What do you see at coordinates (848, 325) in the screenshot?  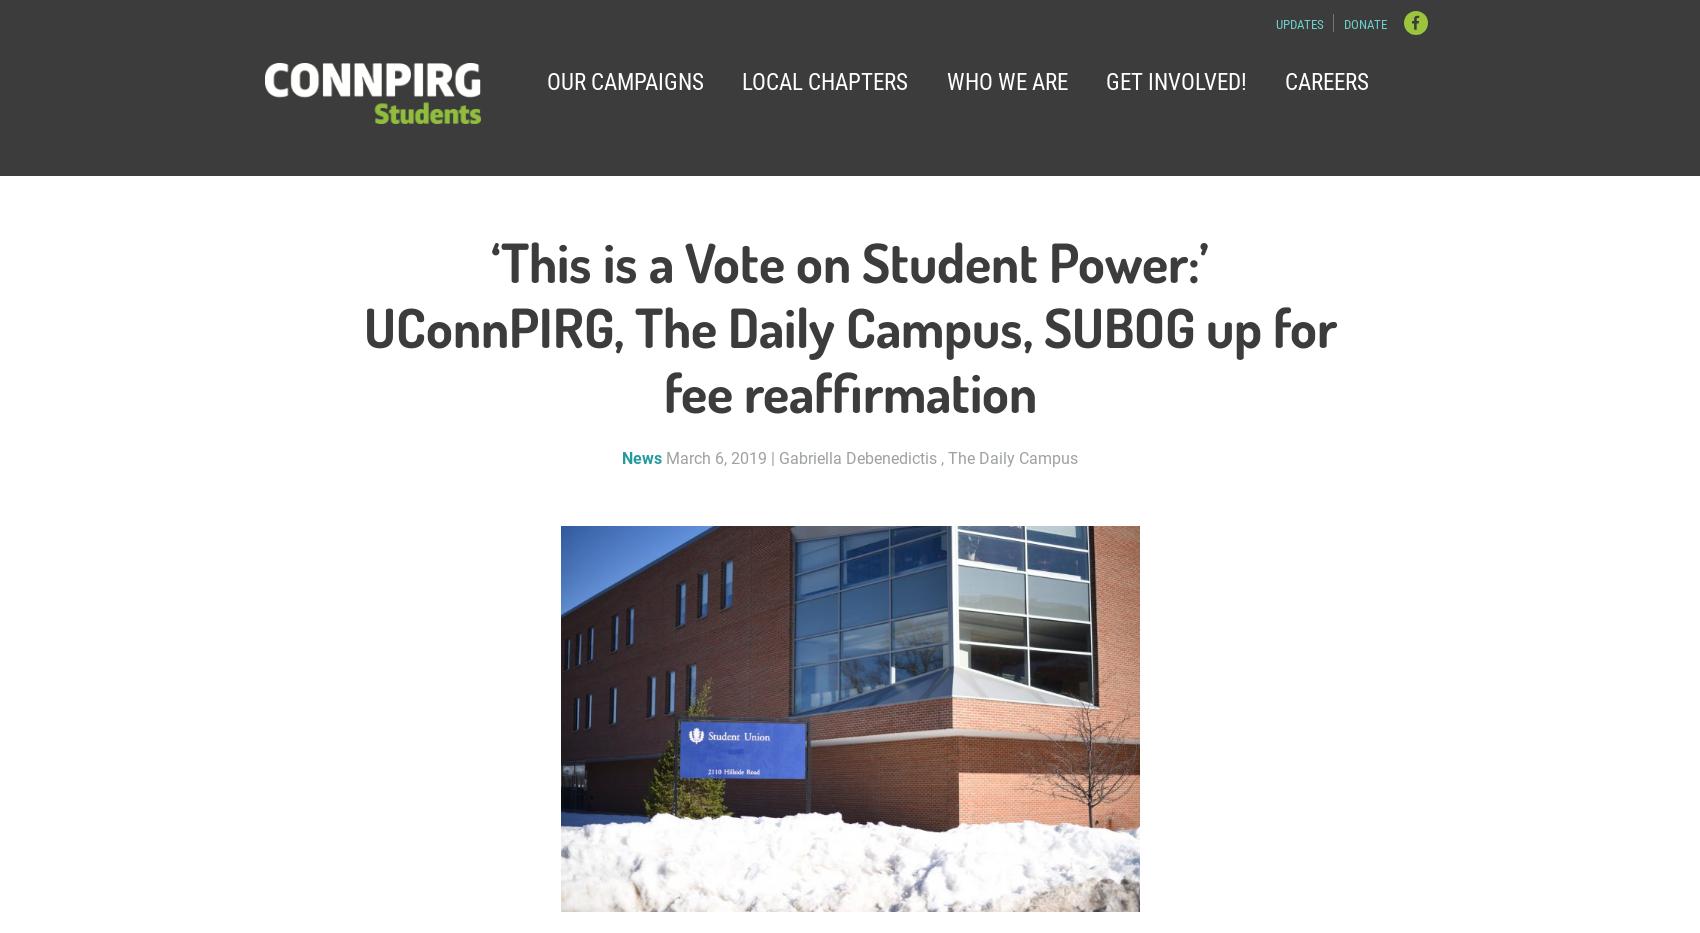 I see `'‘This is a Vote on Student Power:’ UConnPIRG, The Daily Campus, SUBOG up for fee reaffirmation'` at bounding box center [848, 325].